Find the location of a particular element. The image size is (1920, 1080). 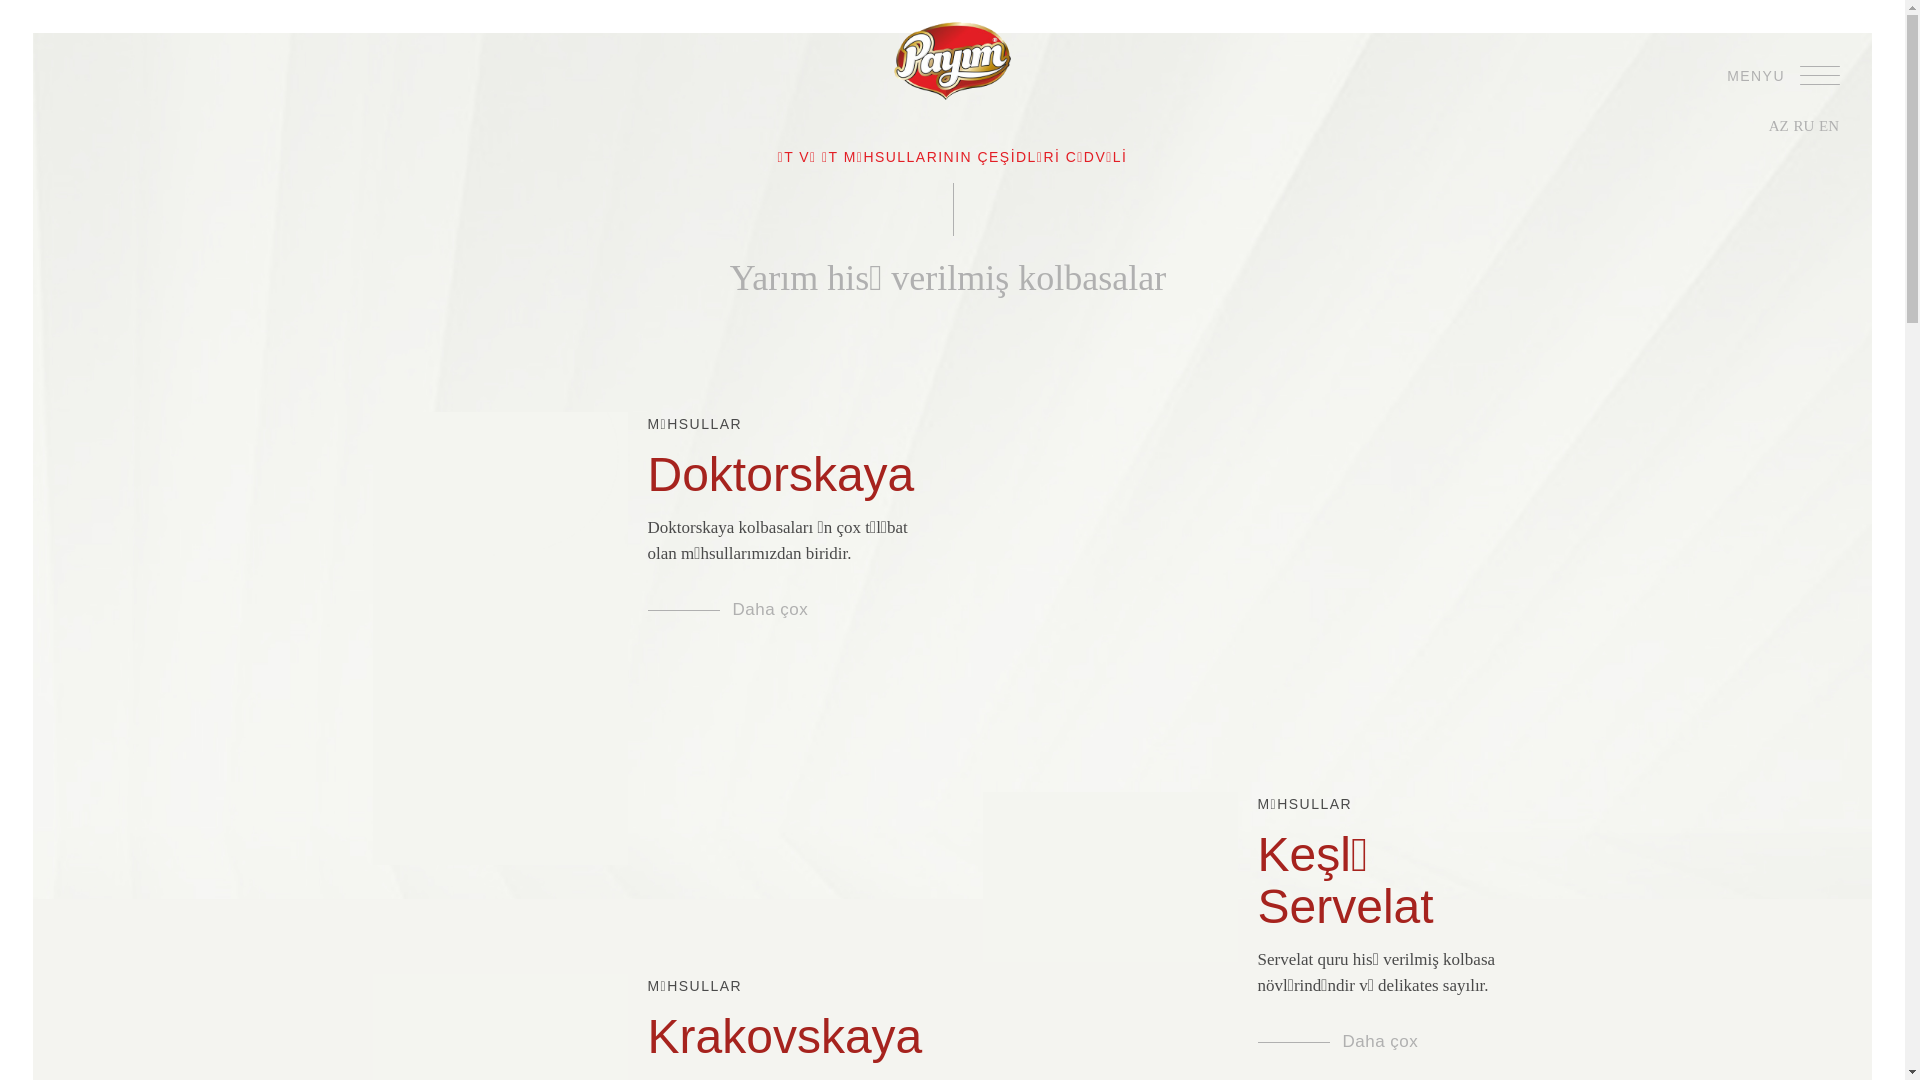

'AZ' is located at coordinates (1779, 126).